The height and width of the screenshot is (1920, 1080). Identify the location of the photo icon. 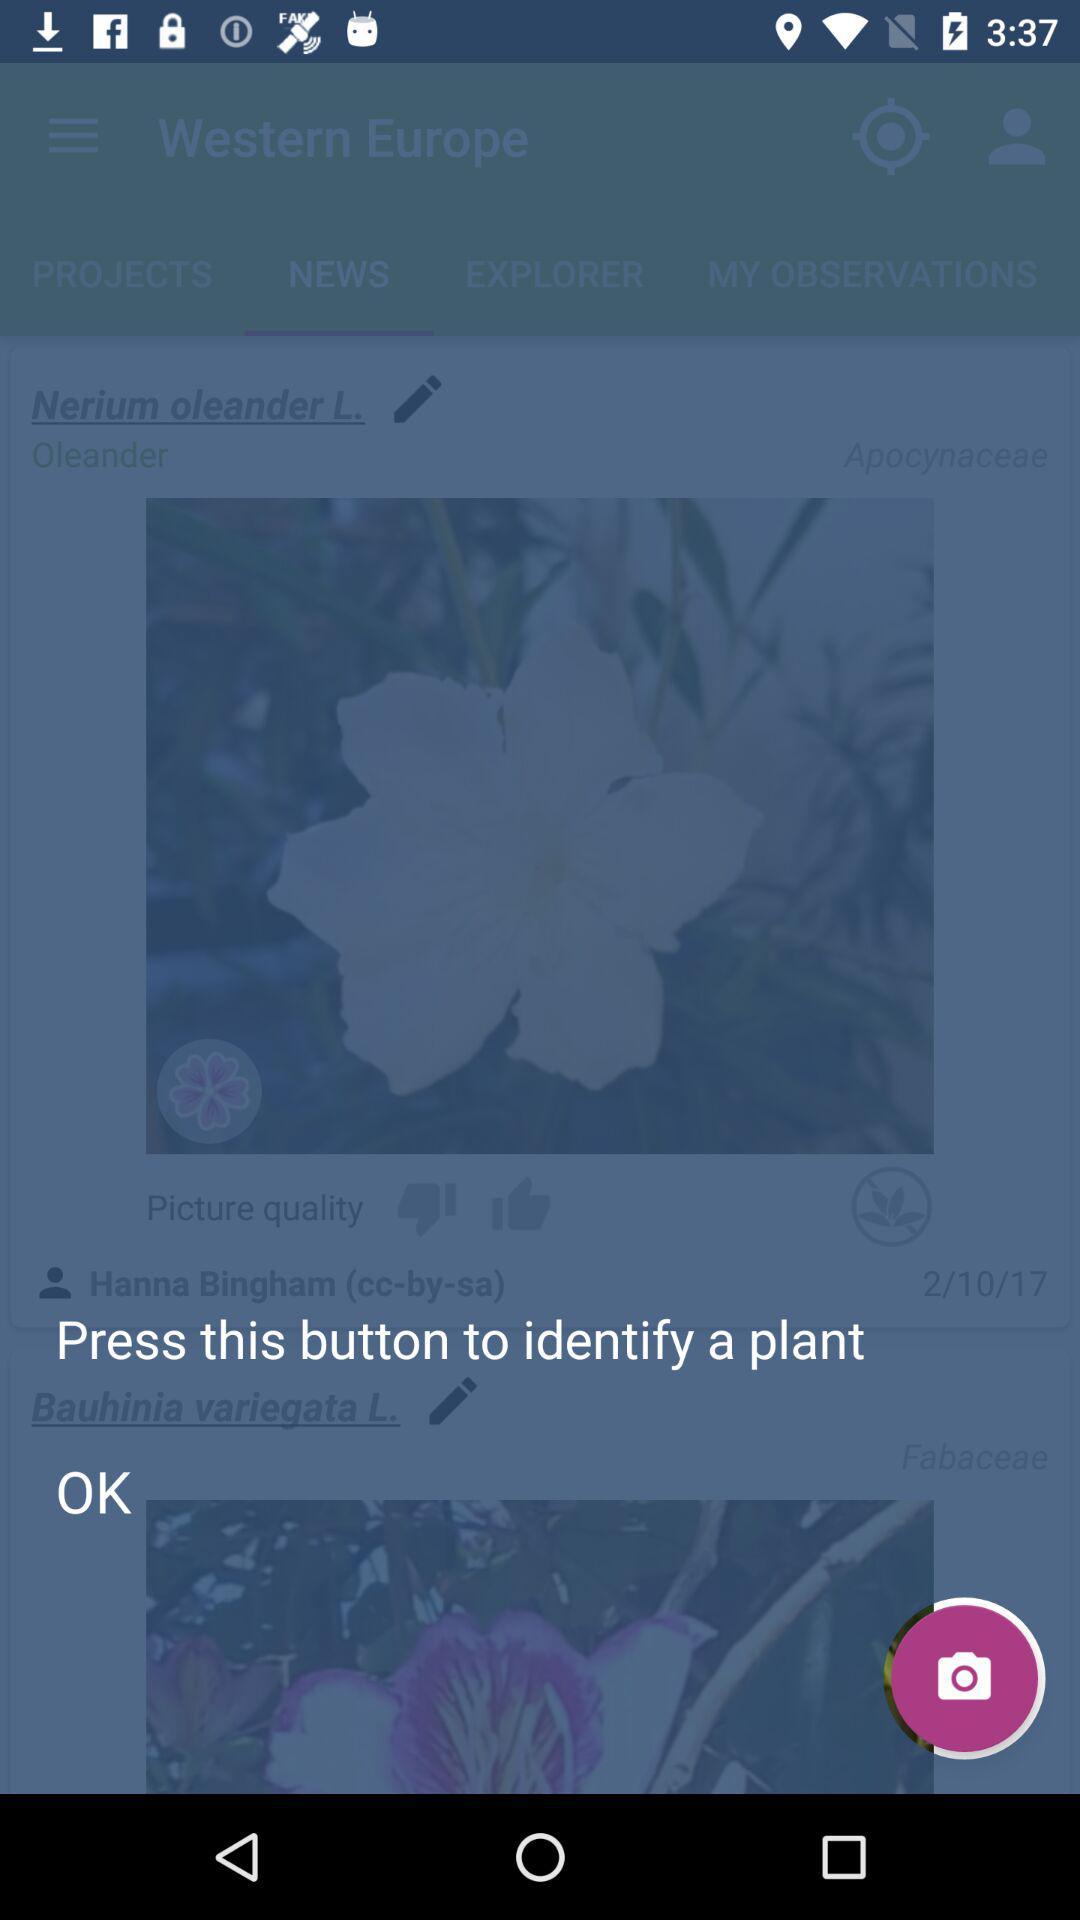
(963, 1678).